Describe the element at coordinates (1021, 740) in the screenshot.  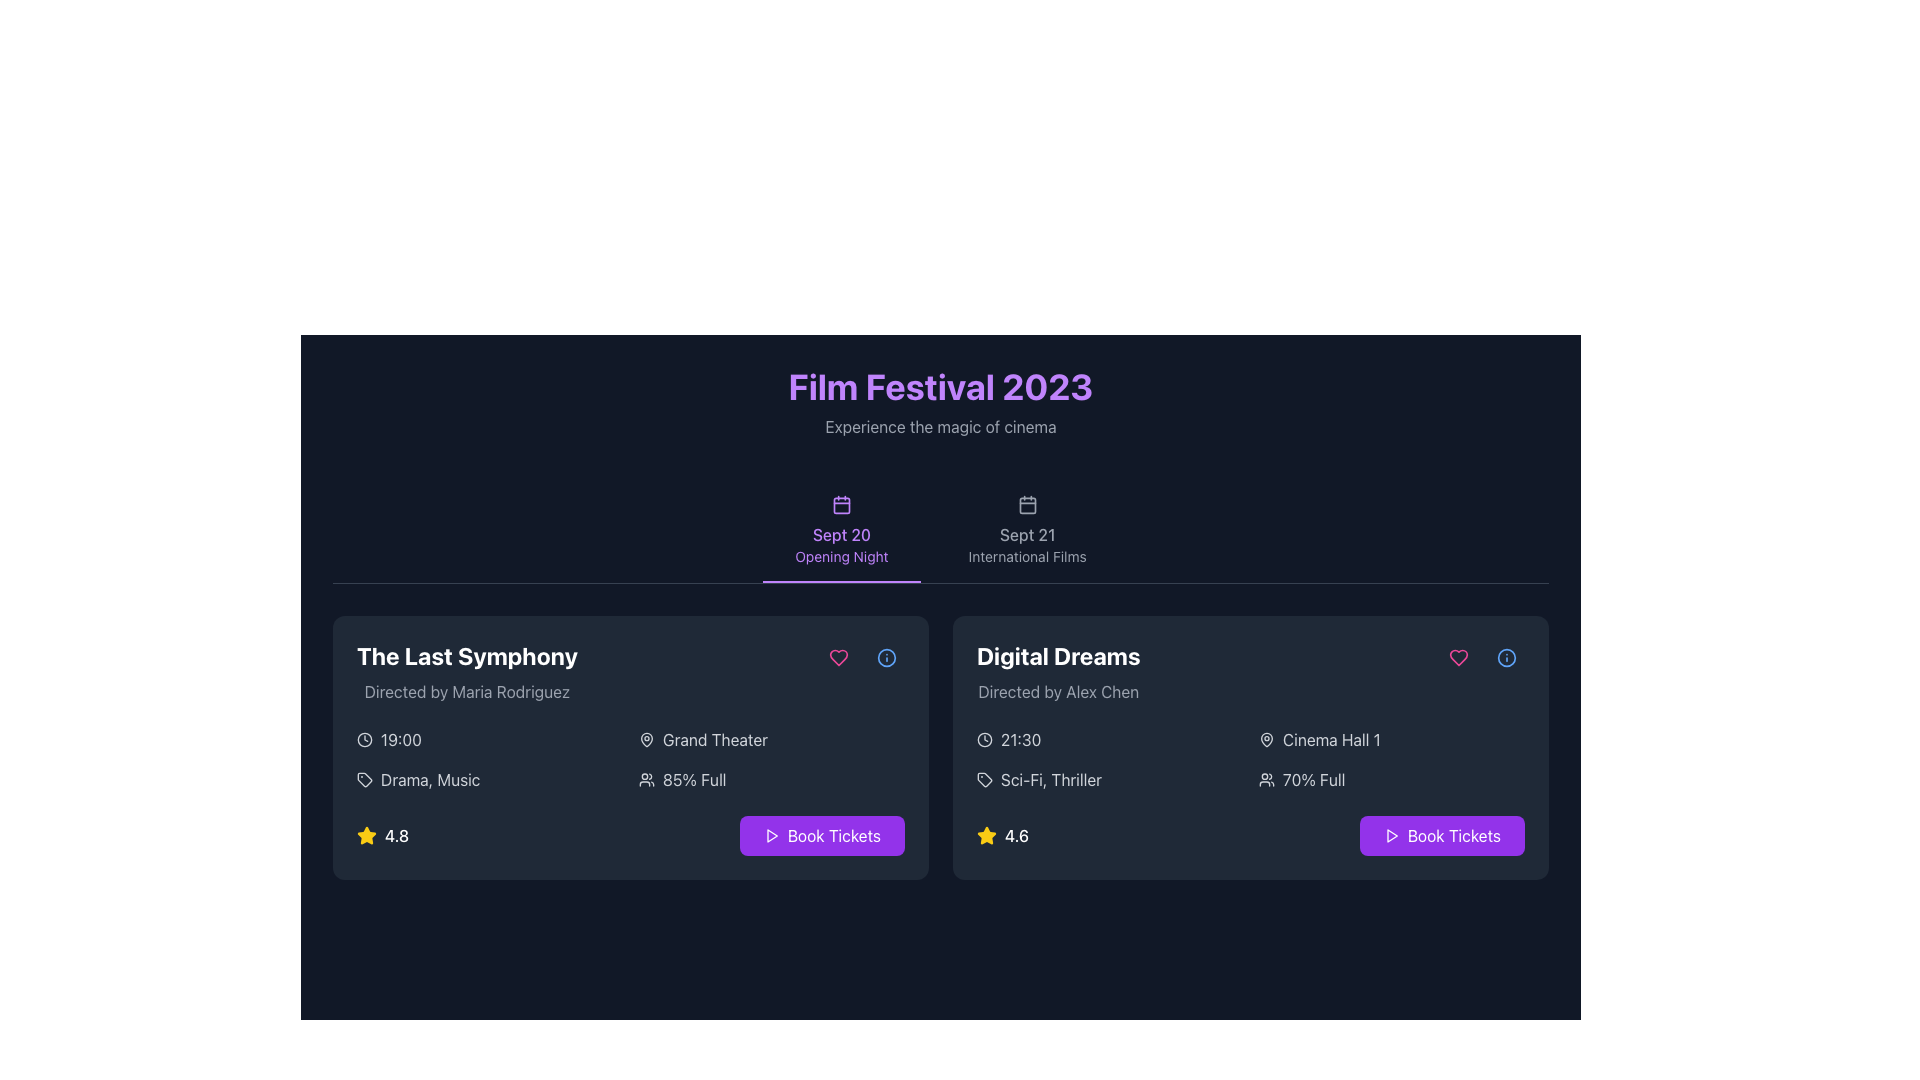
I see `time displayed as '21:30' in white font, located in the right information panel titled 'Digital Dreams', next to the clock icon` at that location.